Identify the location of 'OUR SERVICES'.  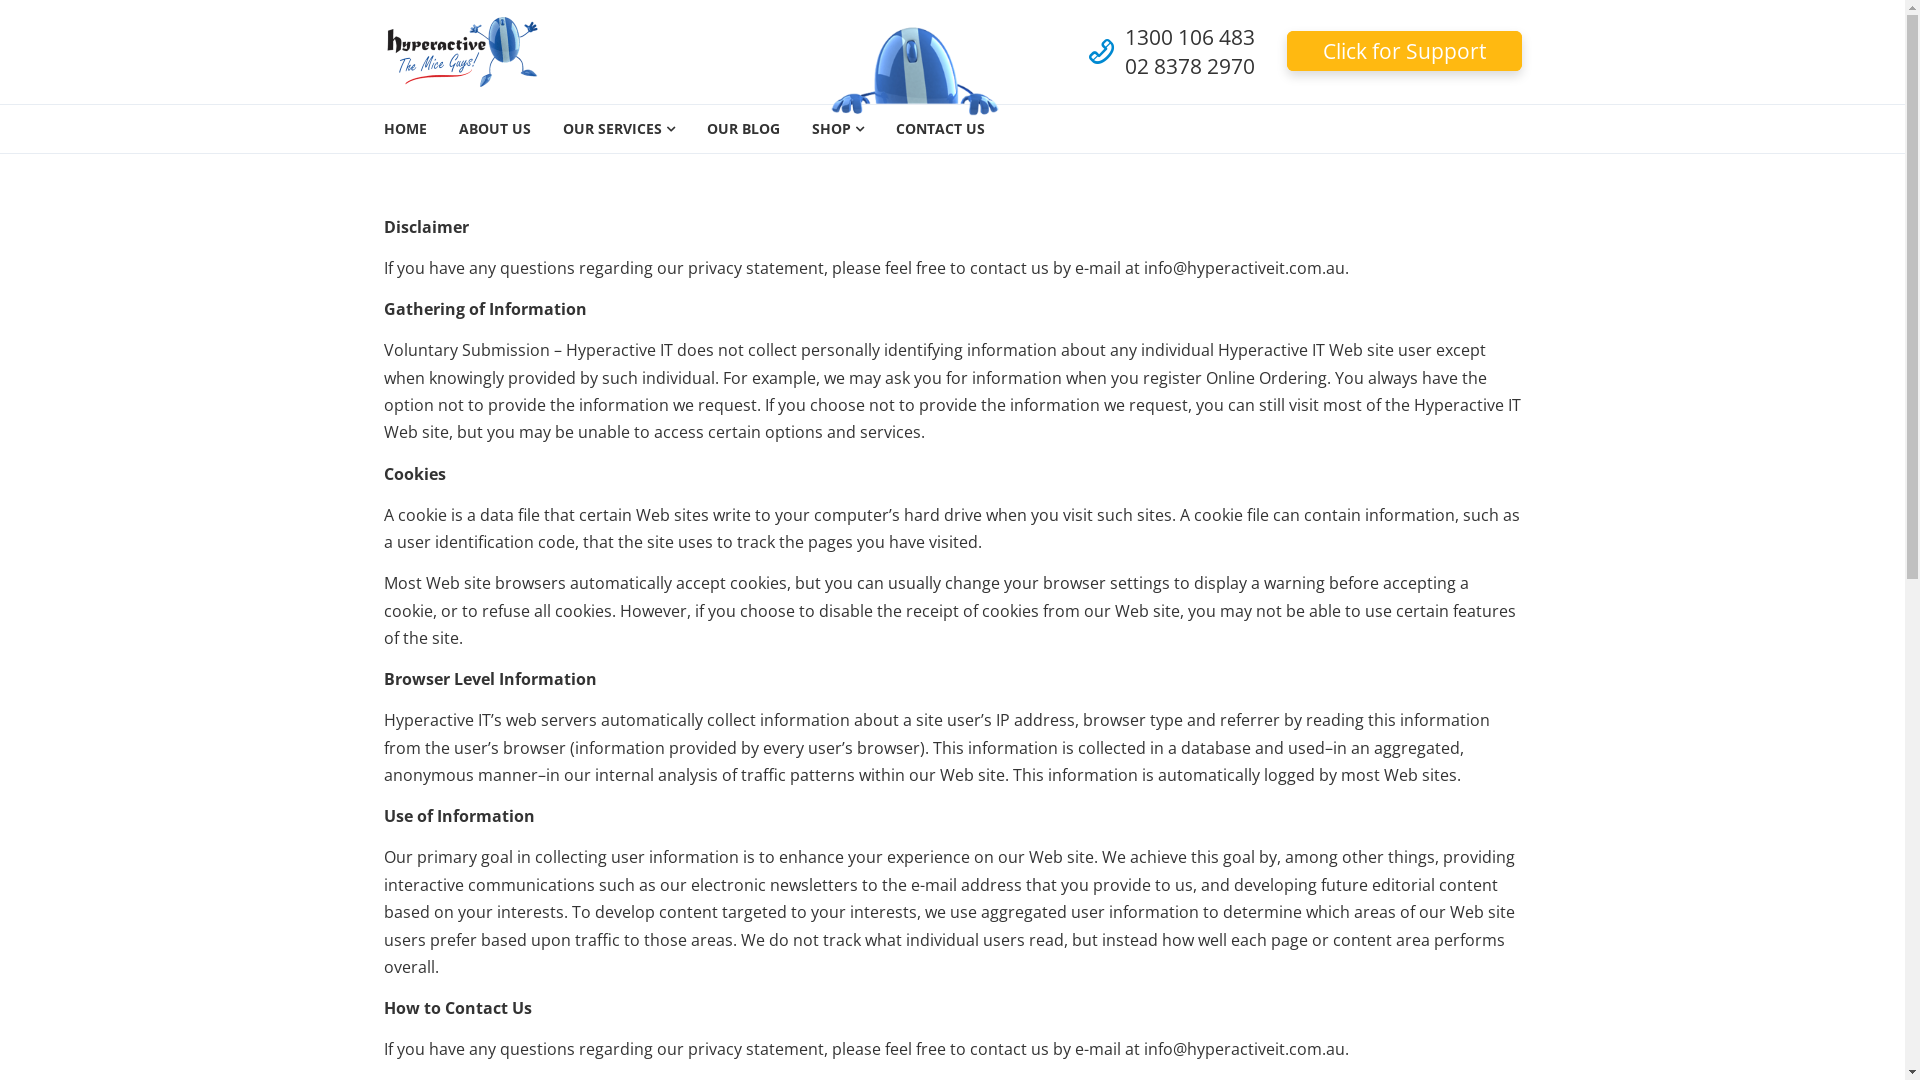
(617, 128).